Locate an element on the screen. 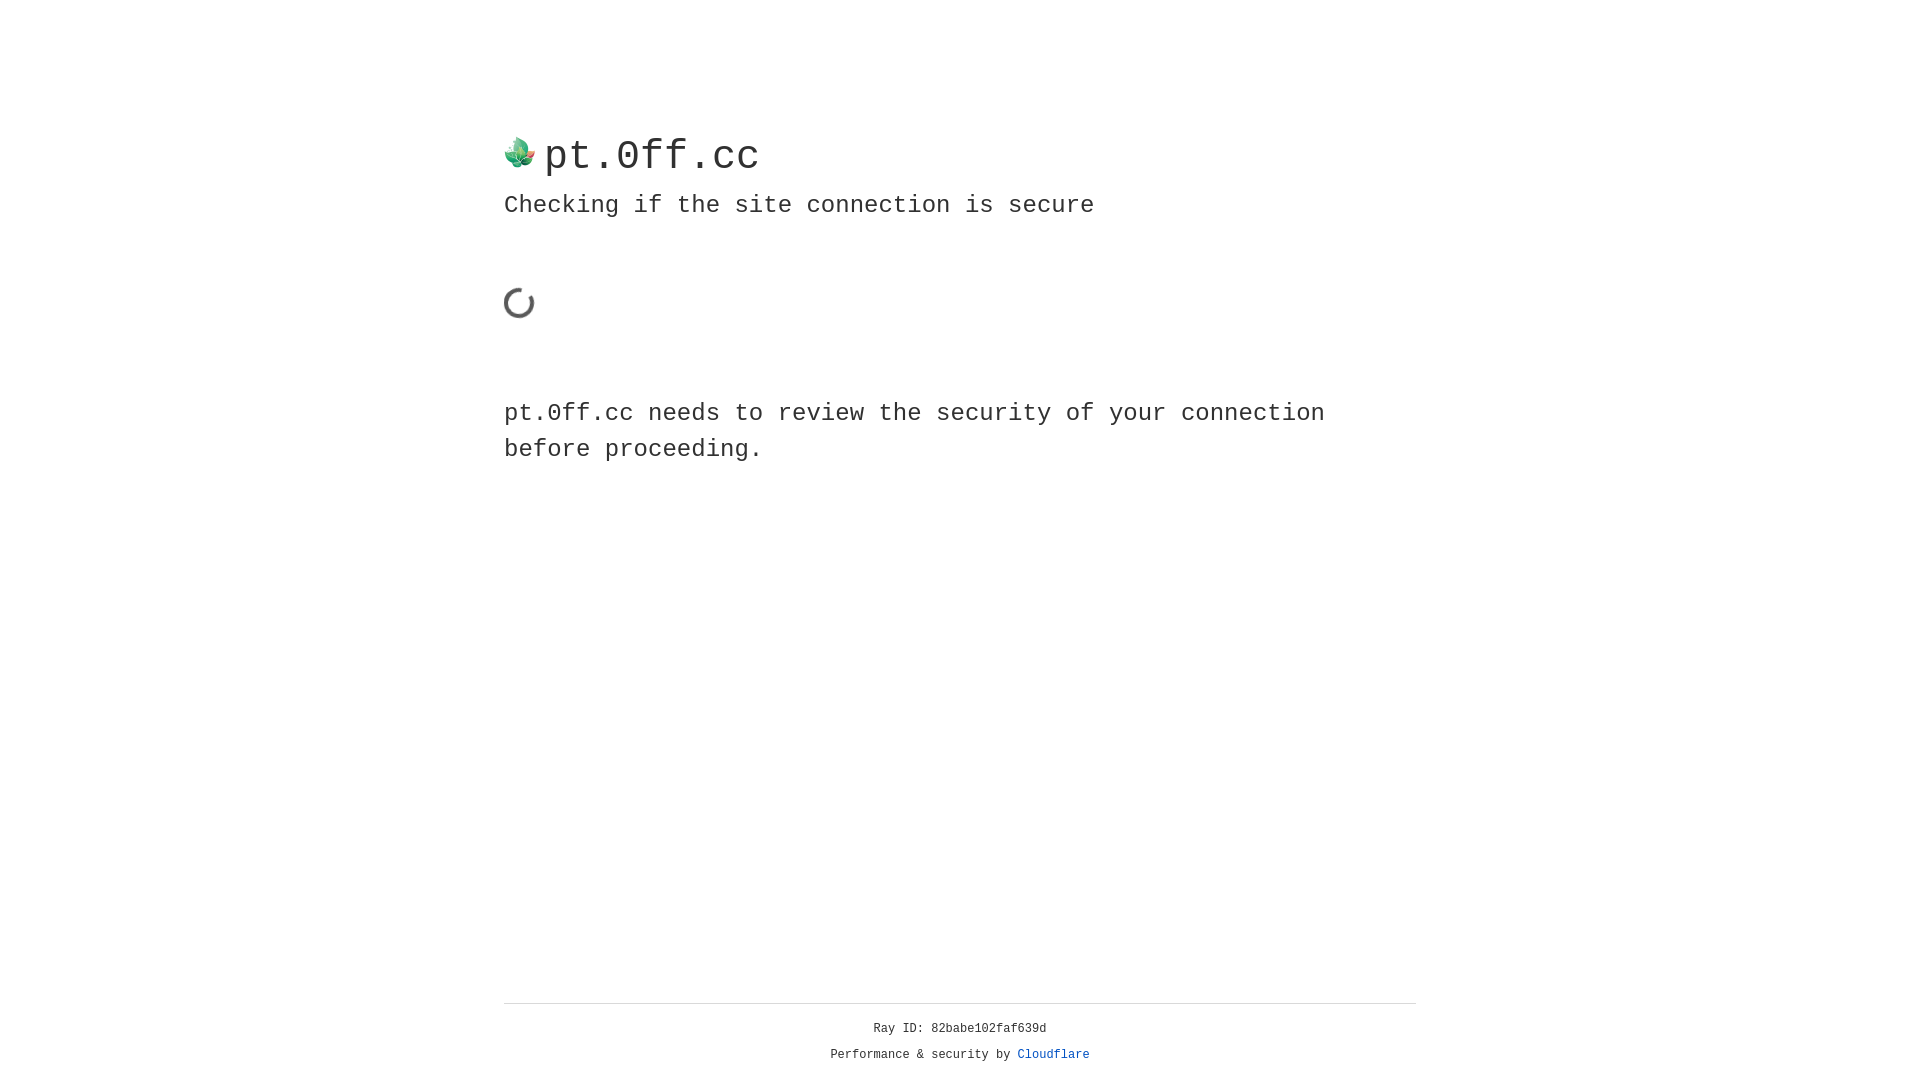 Image resolution: width=1920 pixels, height=1080 pixels. 'Cloudflare' is located at coordinates (1053, 1054).